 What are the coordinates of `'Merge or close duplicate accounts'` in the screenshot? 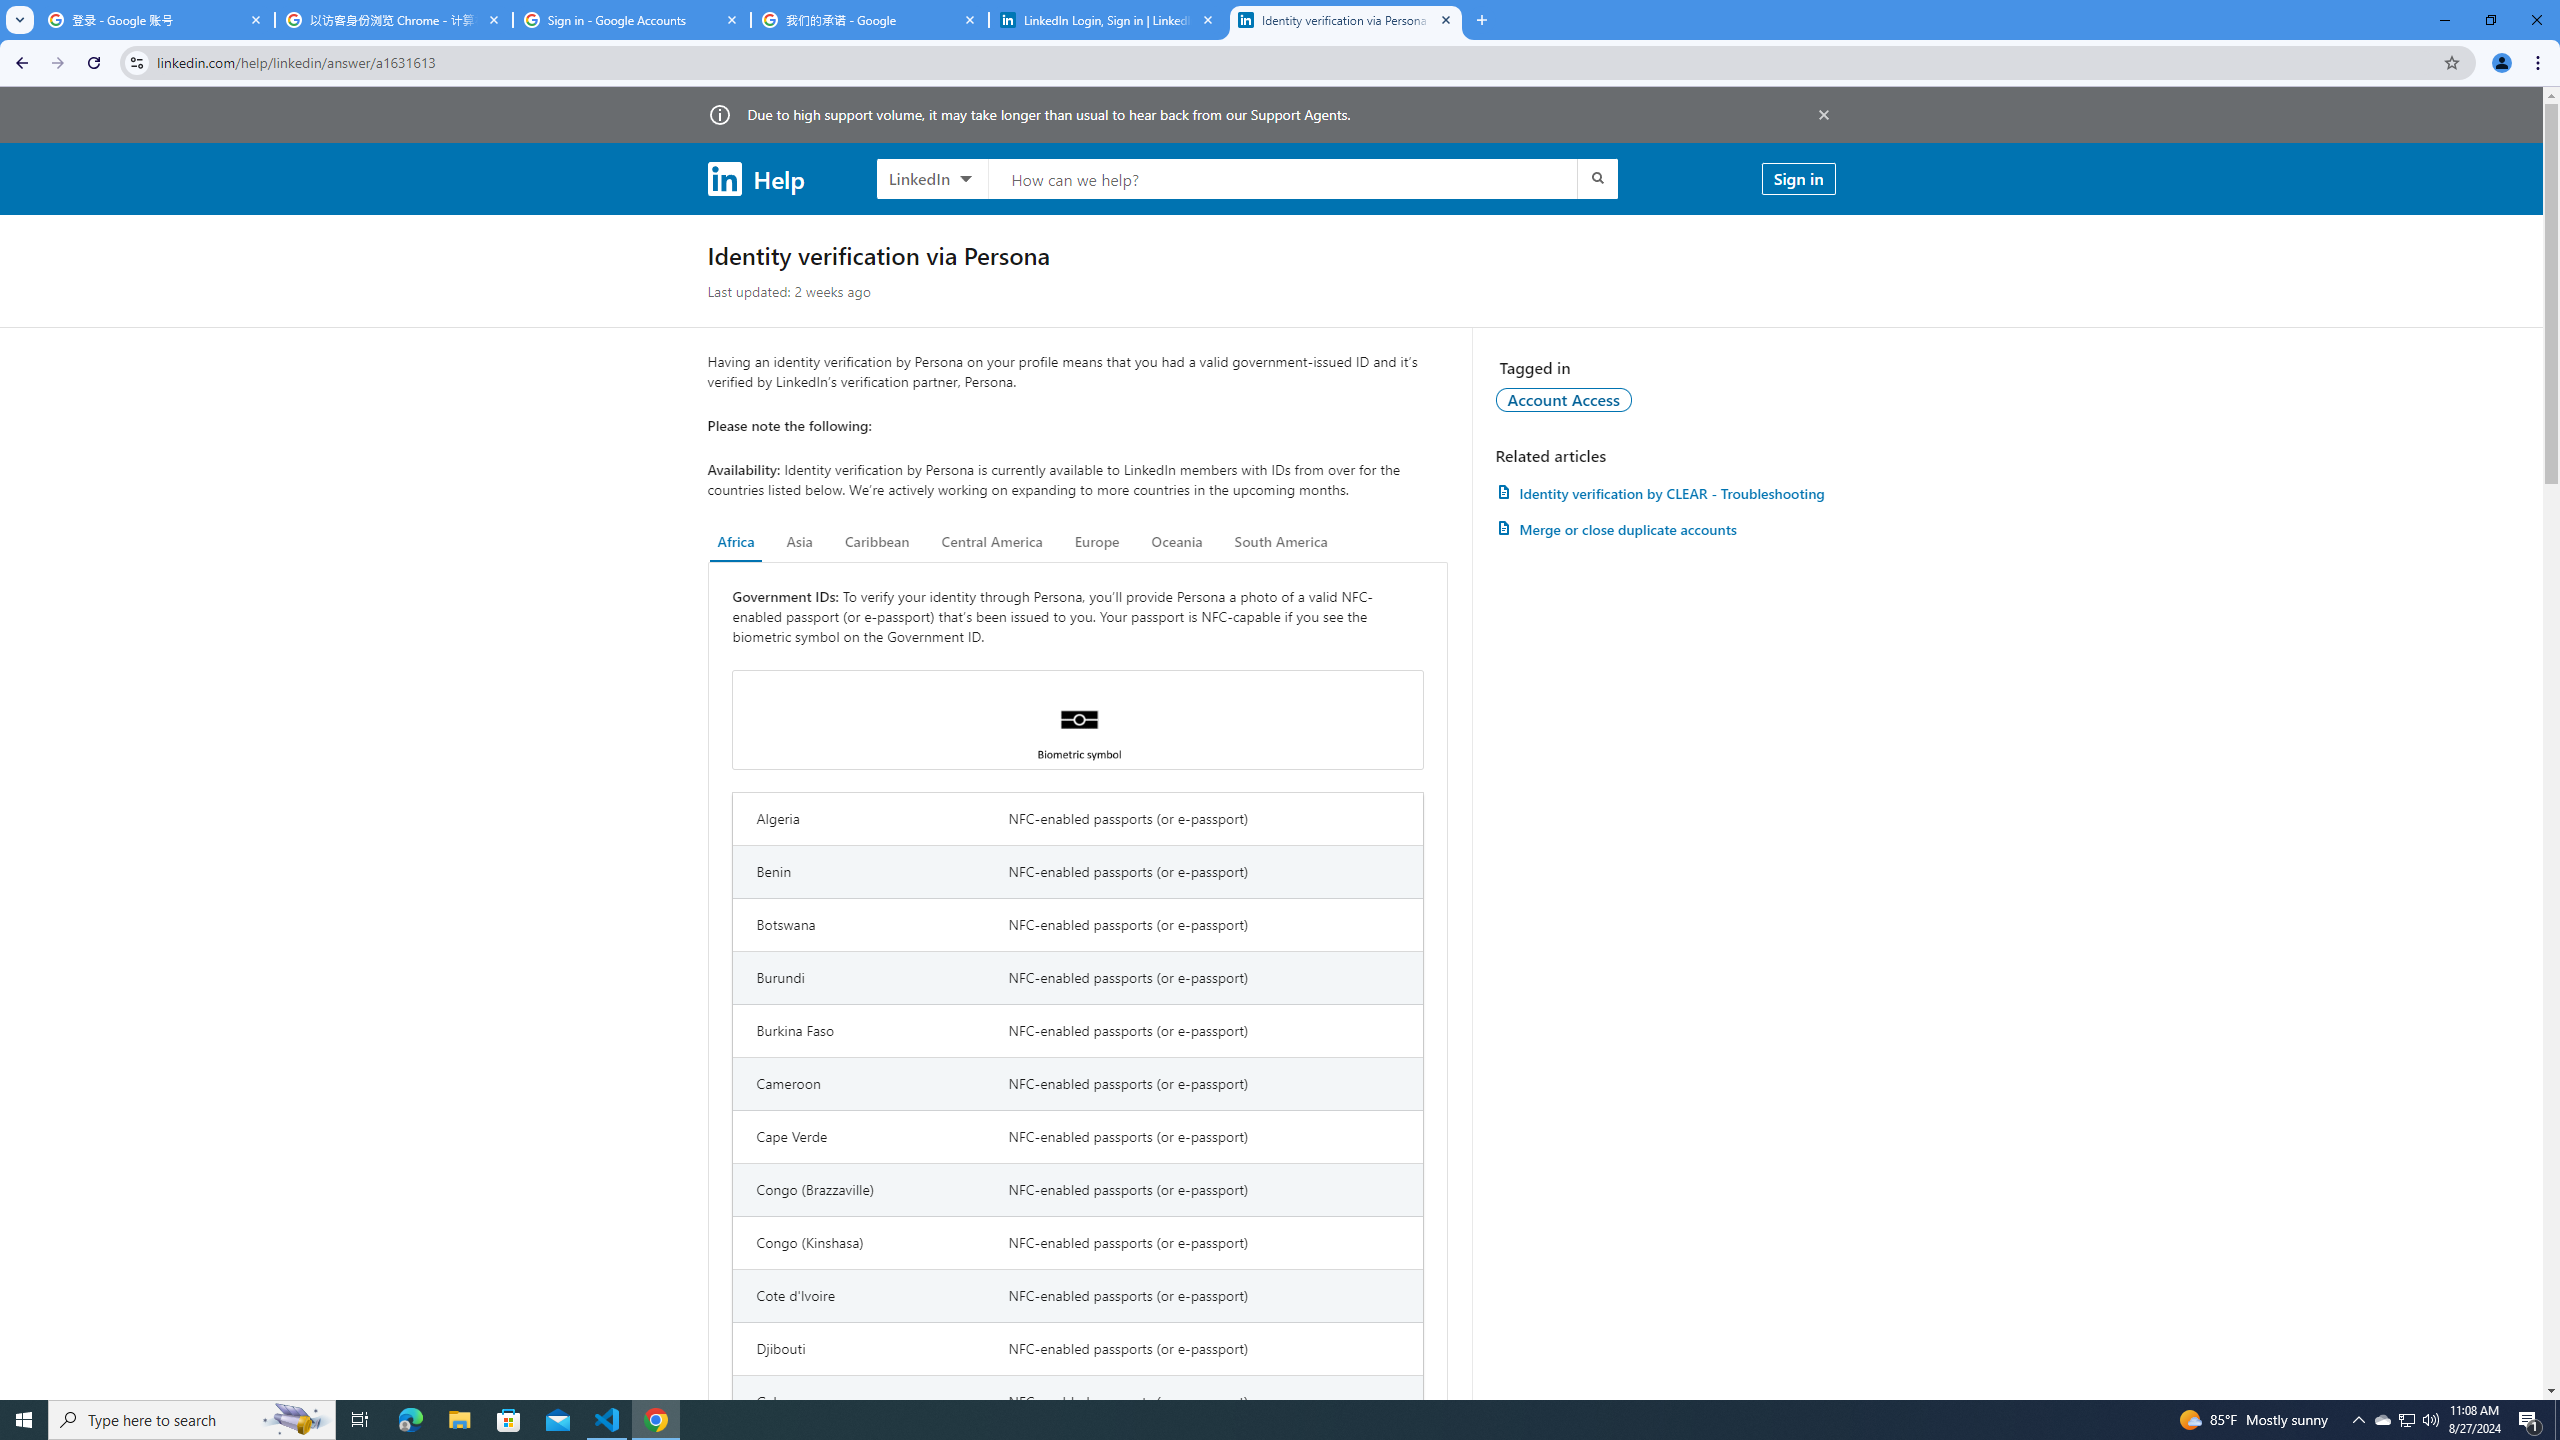 It's located at (1664, 528).